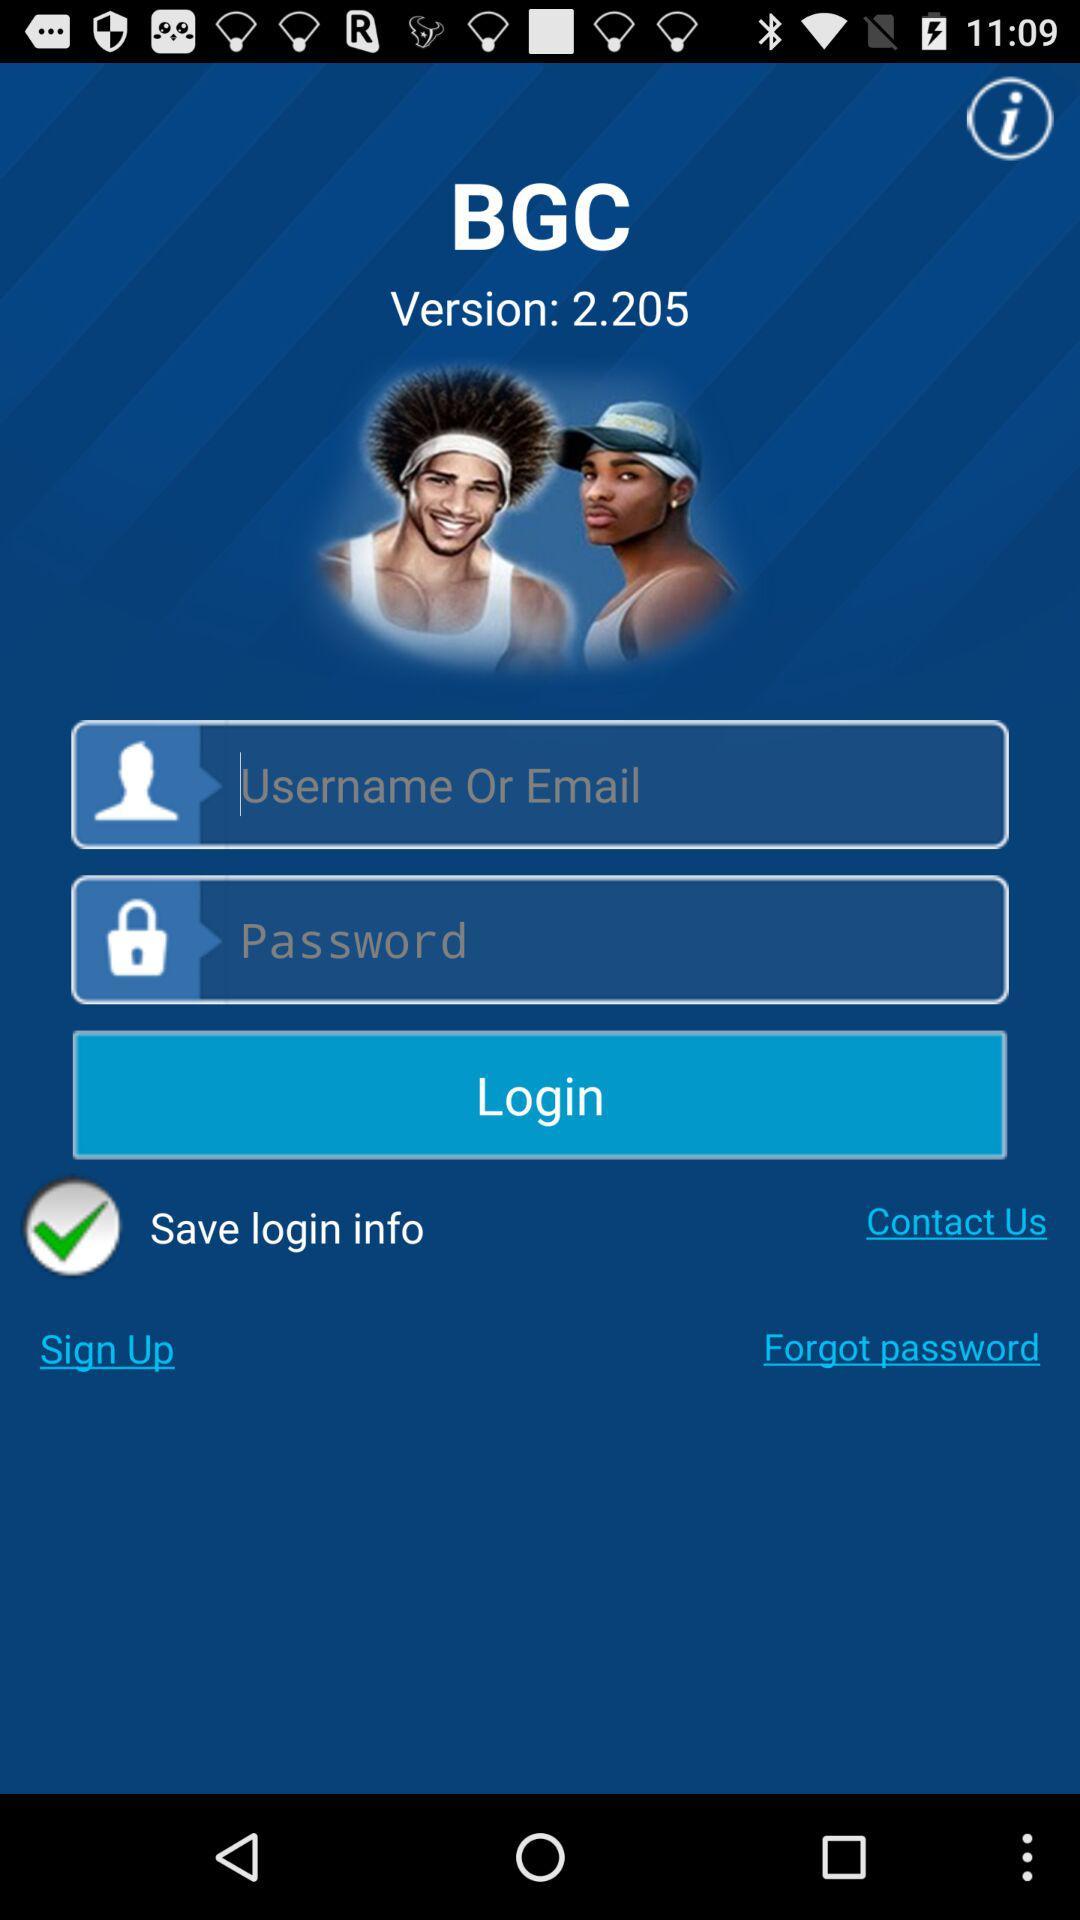 This screenshot has height=1920, width=1080. I want to click on sign up app, so click(107, 1348).